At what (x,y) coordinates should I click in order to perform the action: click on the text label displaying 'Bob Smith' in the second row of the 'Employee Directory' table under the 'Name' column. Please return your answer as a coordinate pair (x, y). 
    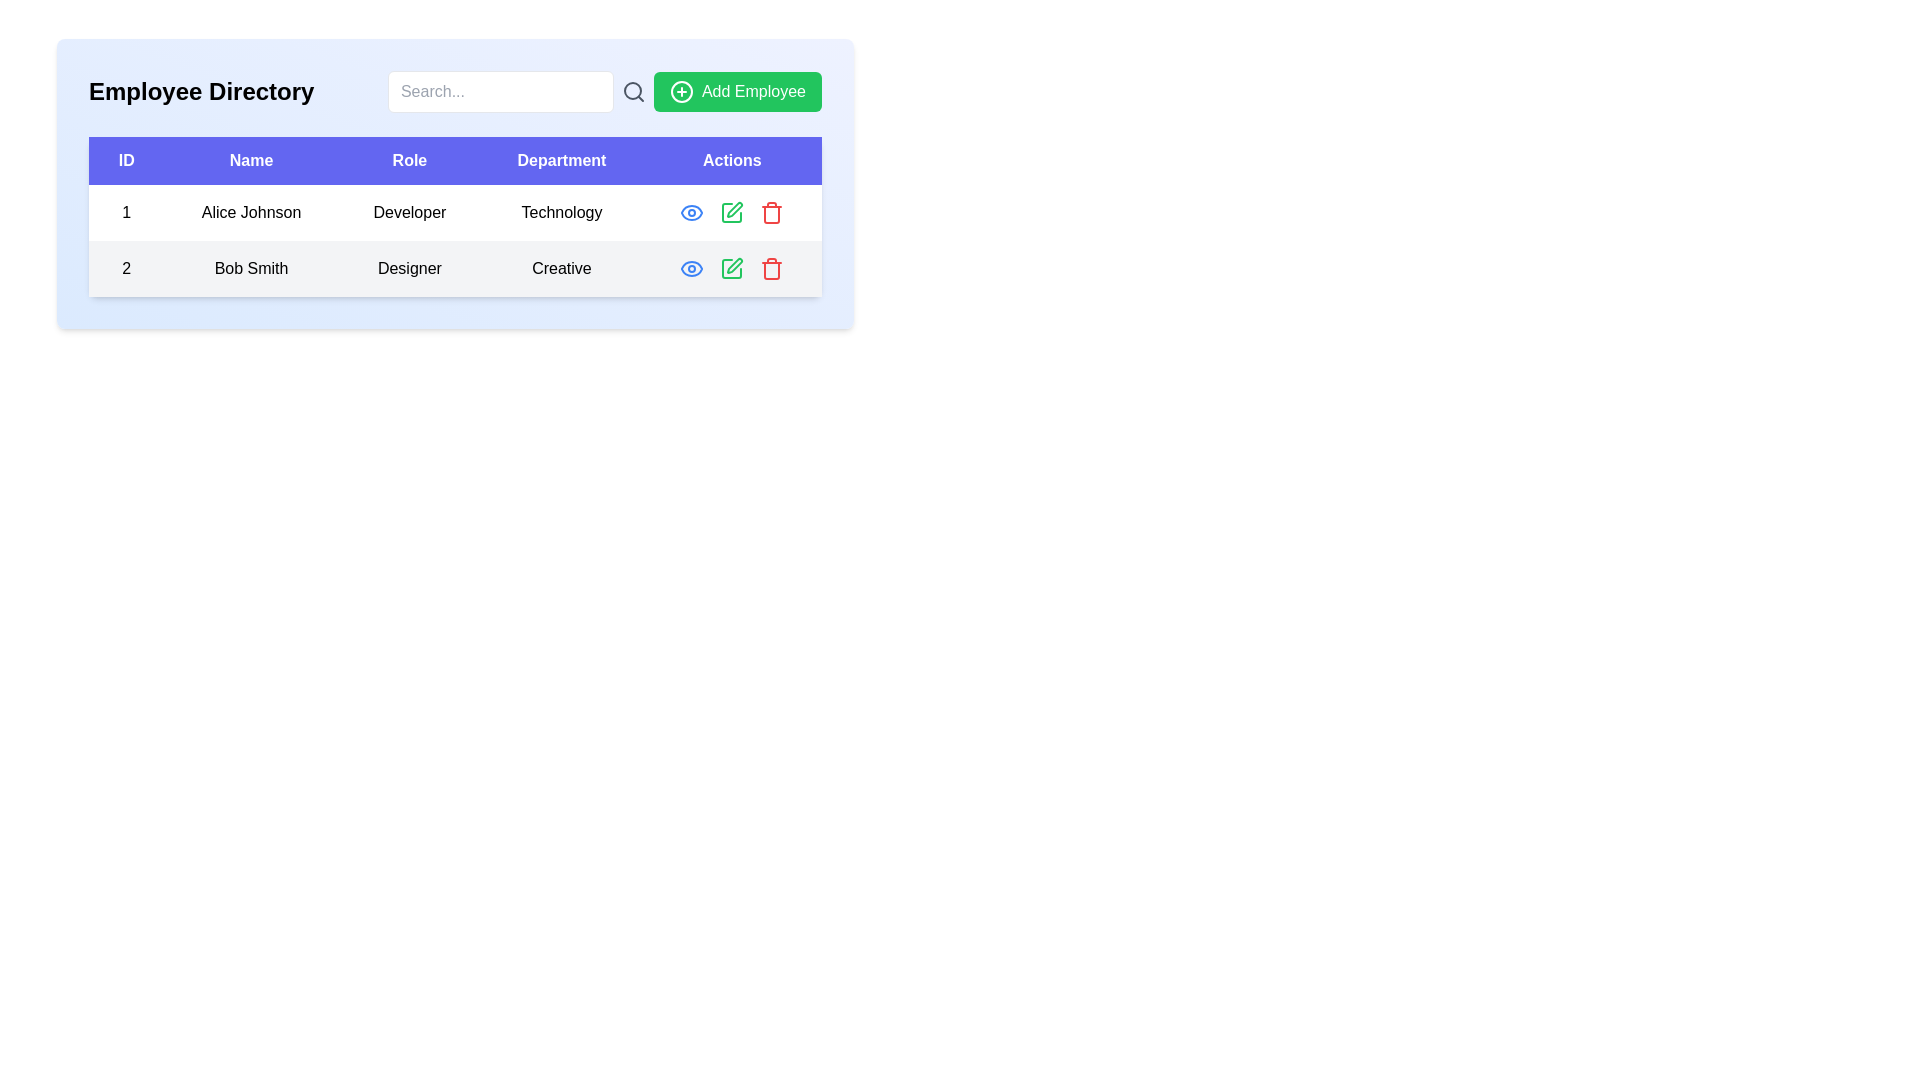
    Looking at the image, I should click on (250, 268).